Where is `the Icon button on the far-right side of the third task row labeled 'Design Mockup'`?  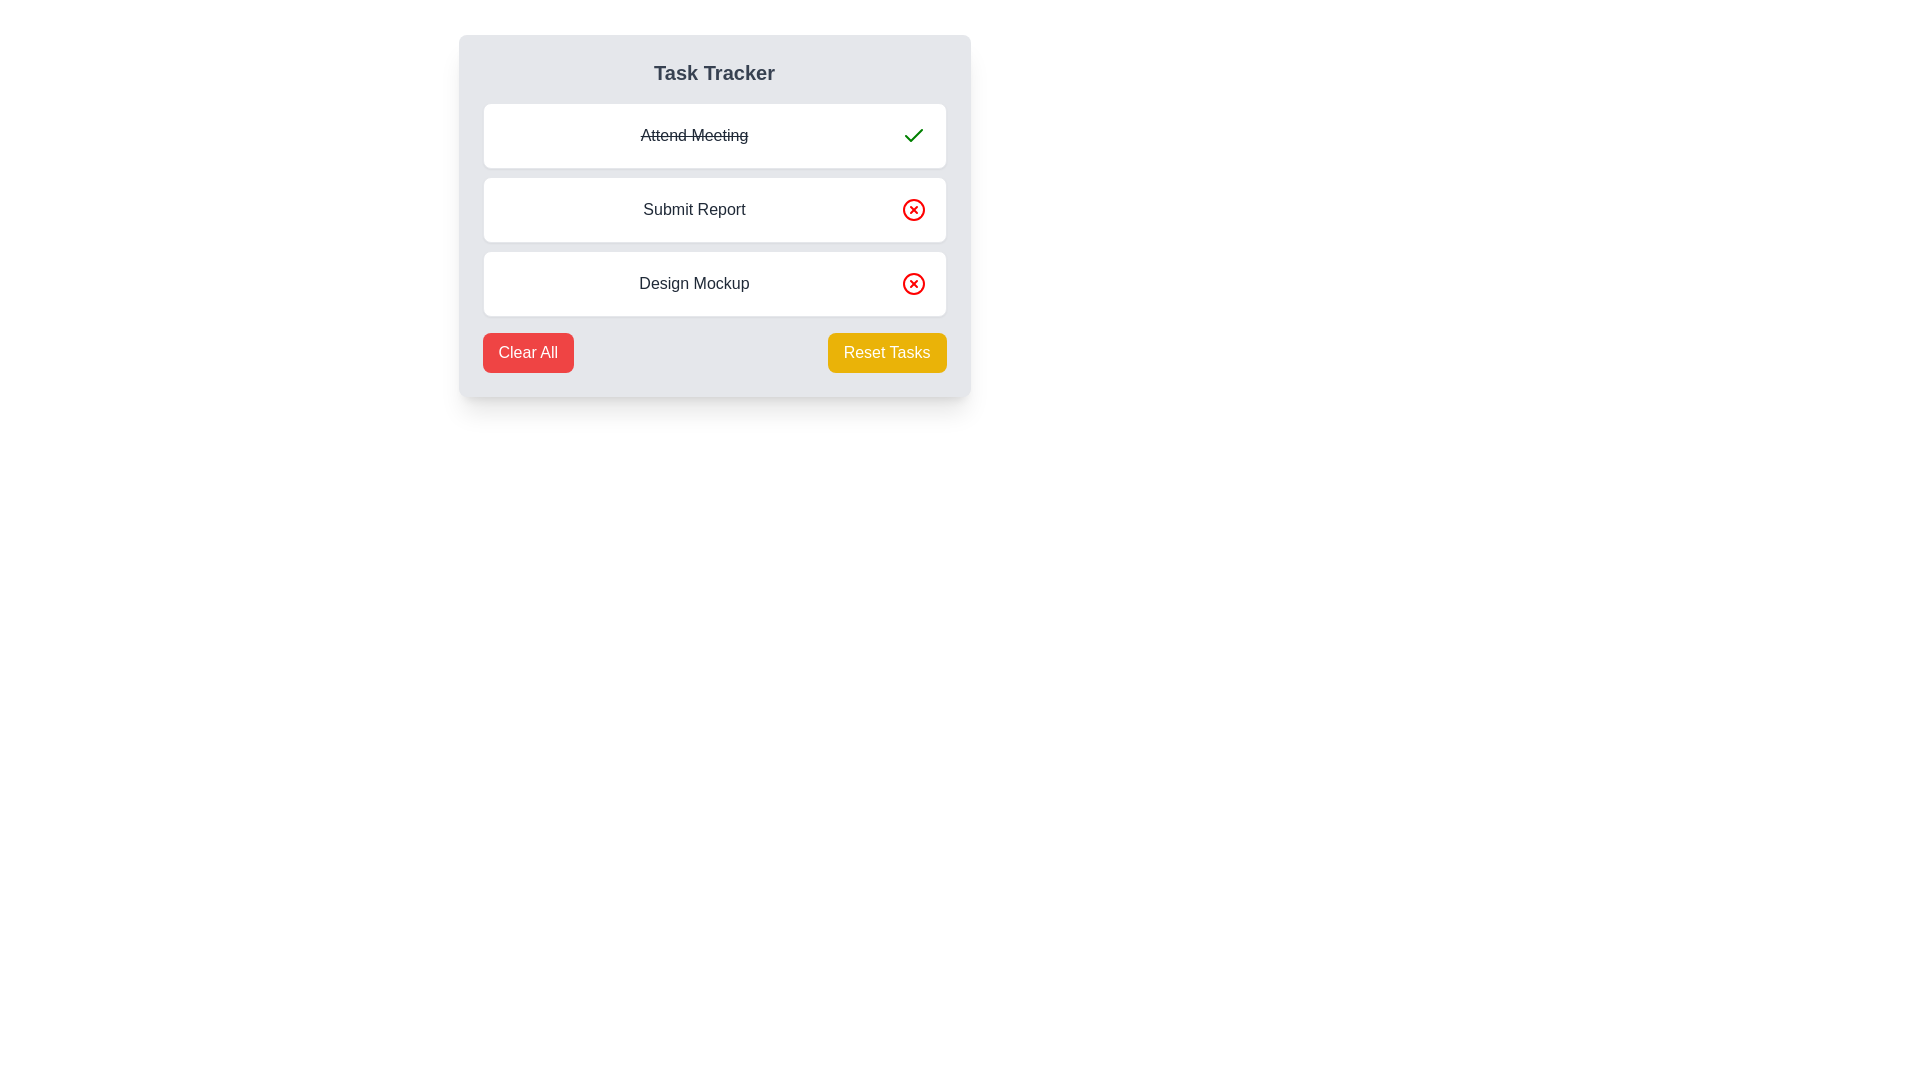
the Icon button on the far-right side of the third task row labeled 'Design Mockup' is located at coordinates (912, 284).